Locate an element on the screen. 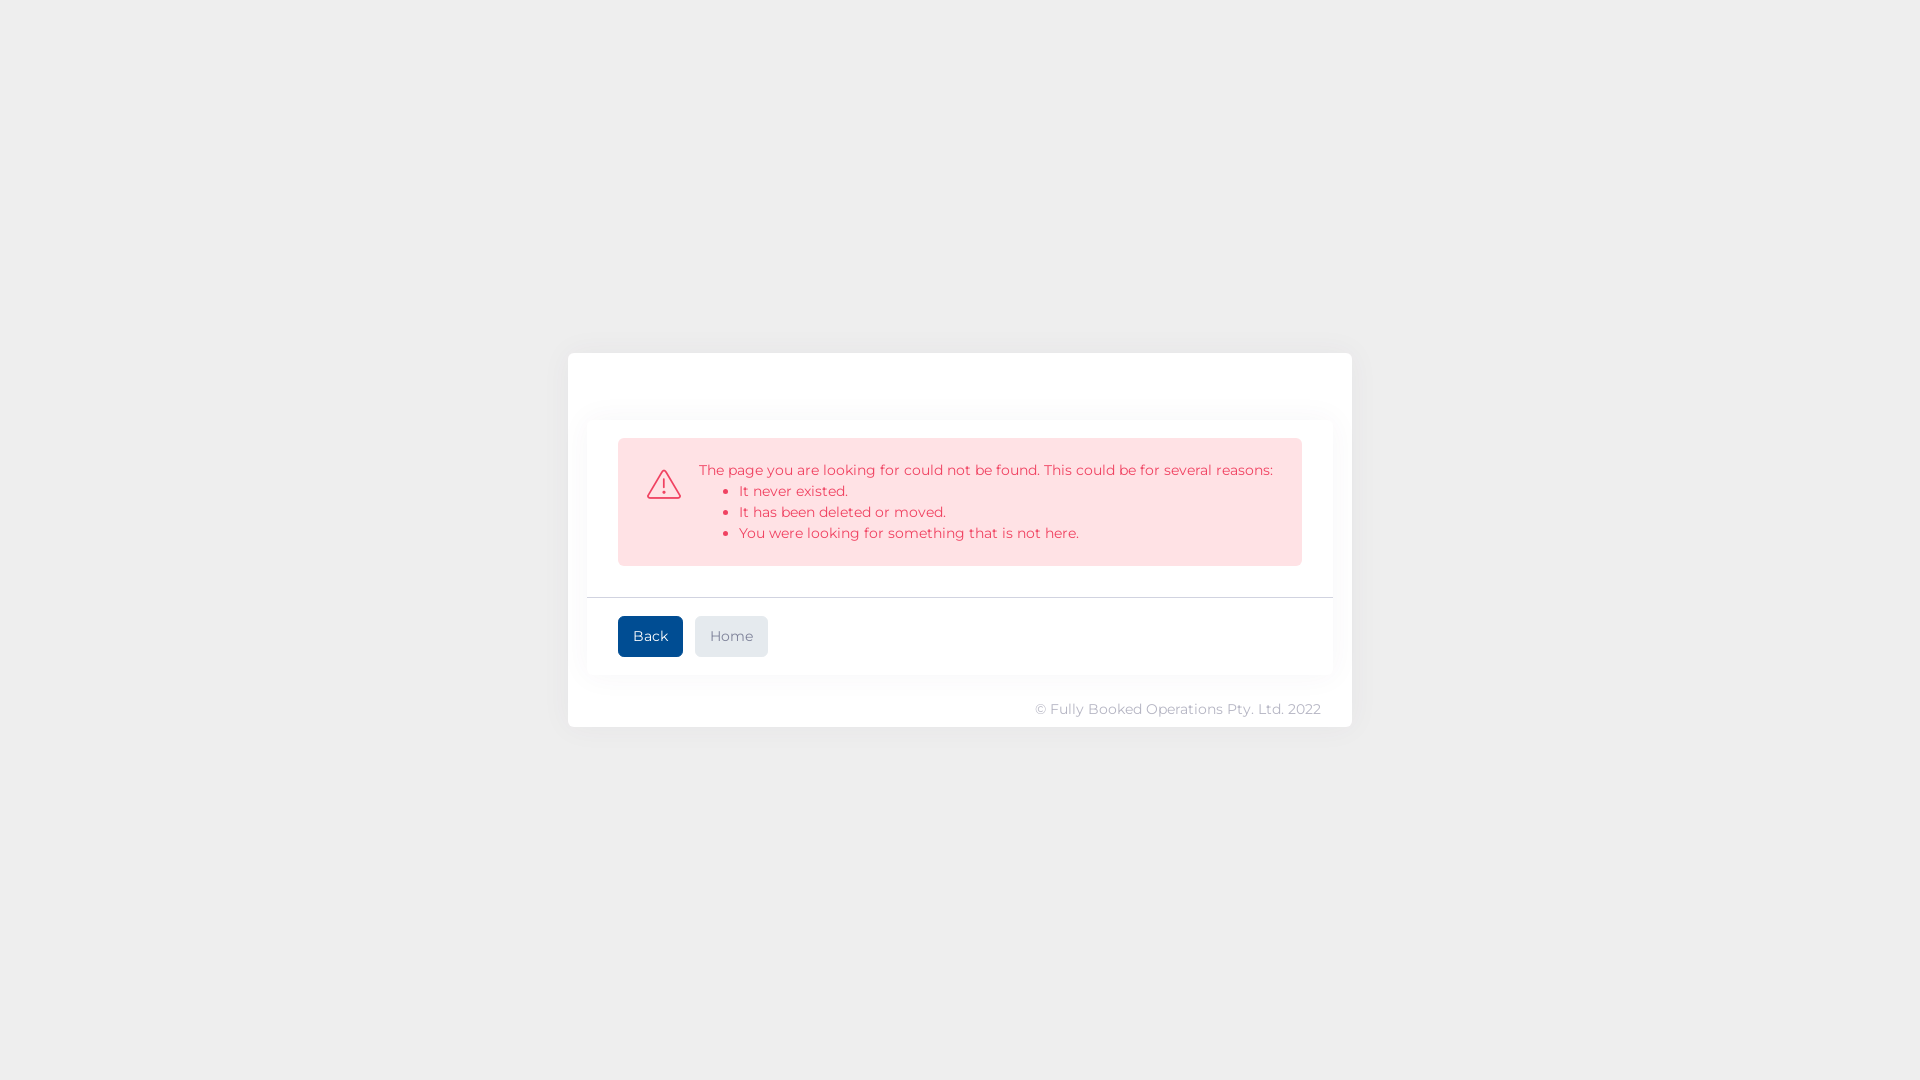  'Home' is located at coordinates (730, 636).